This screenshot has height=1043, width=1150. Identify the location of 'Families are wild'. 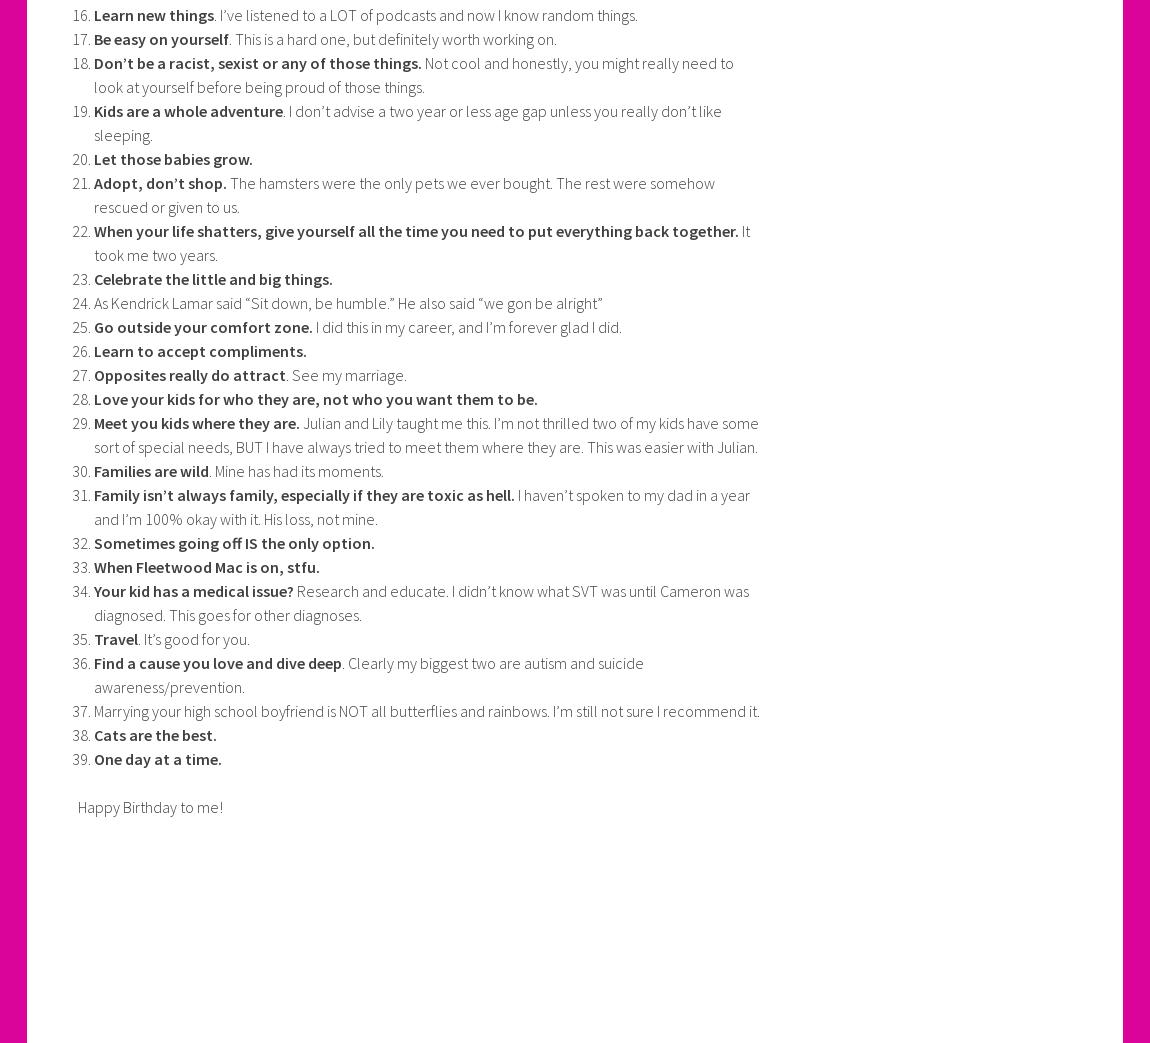
(149, 470).